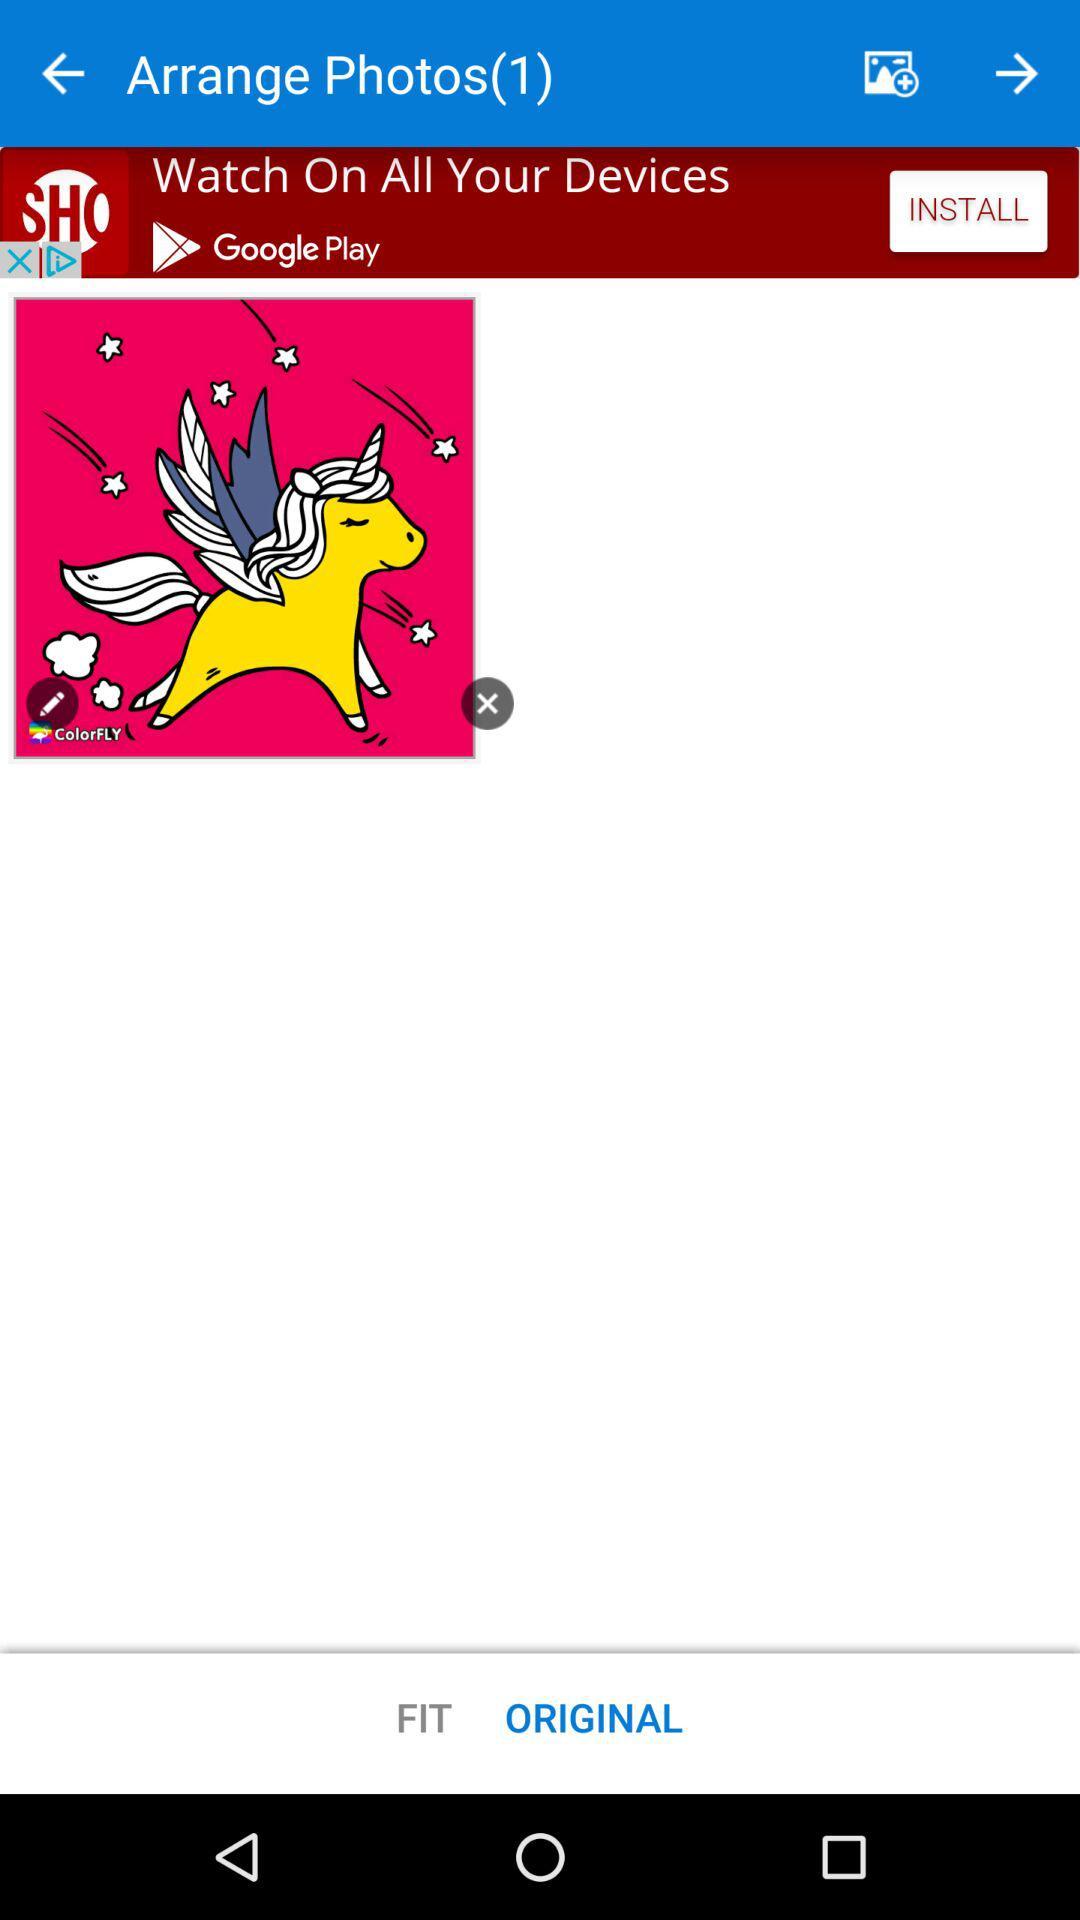 This screenshot has width=1080, height=1920. What do you see at coordinates (890, 73) in the screenshot?
I see `photos in the app` at bounding box center [890, 73].